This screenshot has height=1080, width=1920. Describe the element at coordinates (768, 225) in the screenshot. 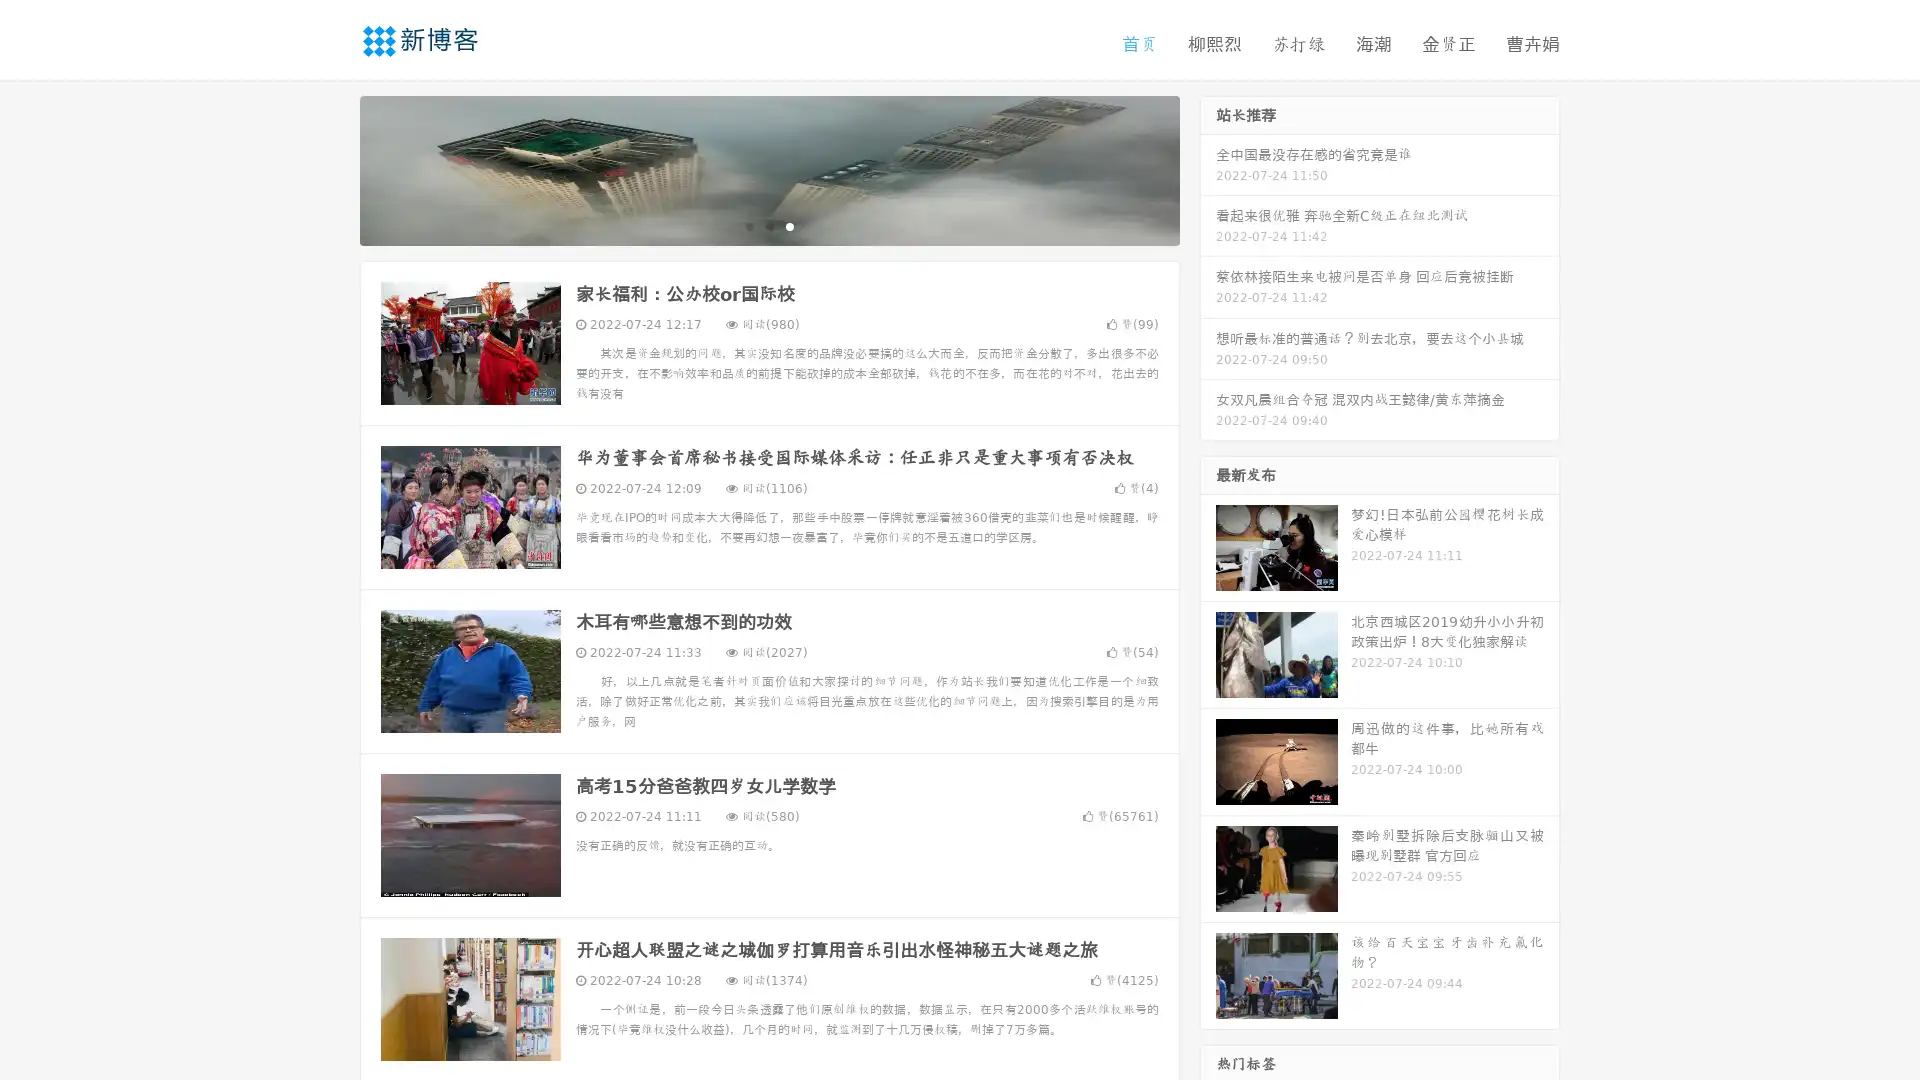

I see `Go to slide 2` at that location.